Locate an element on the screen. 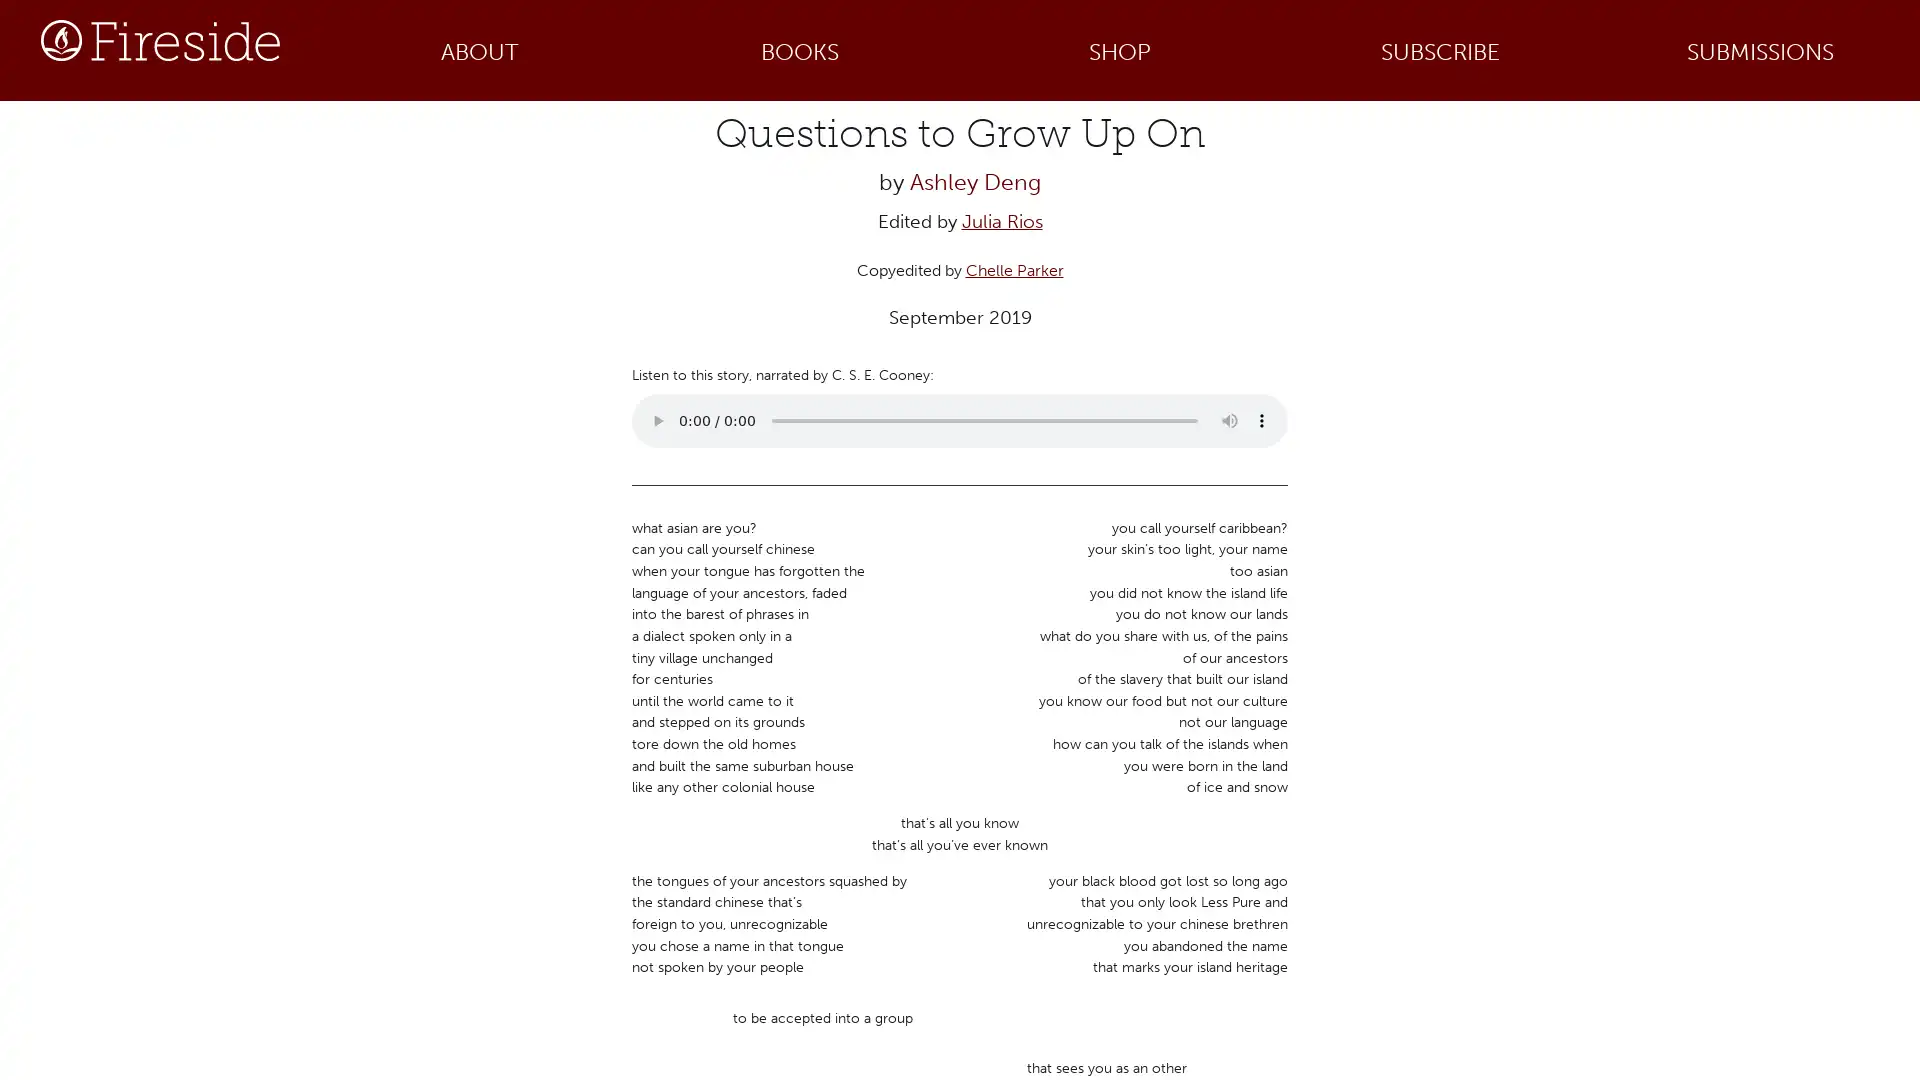 This screenshot has width=1920, height=1080. play is located at coordinates (657, 419).